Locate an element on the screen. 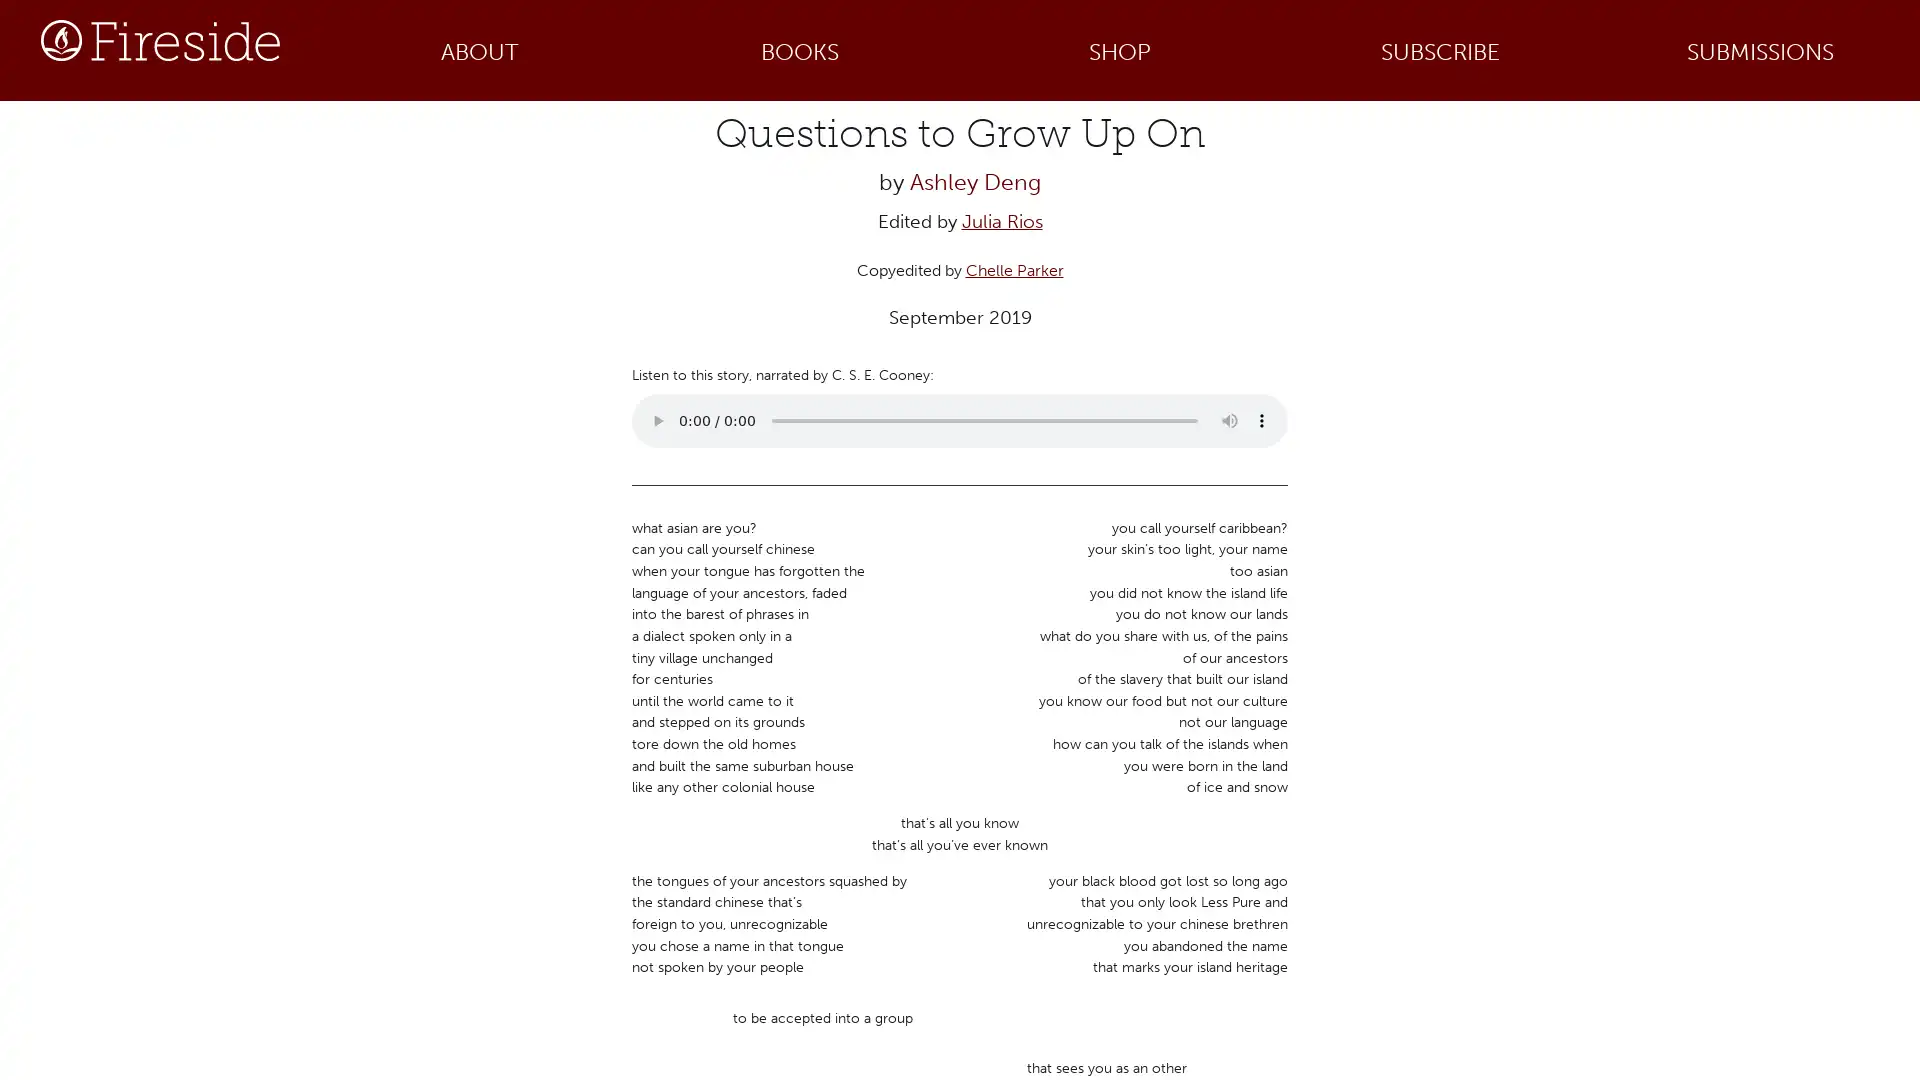 This screenshot has width=1920, height=1080. play is located at coordinates (657, 419).